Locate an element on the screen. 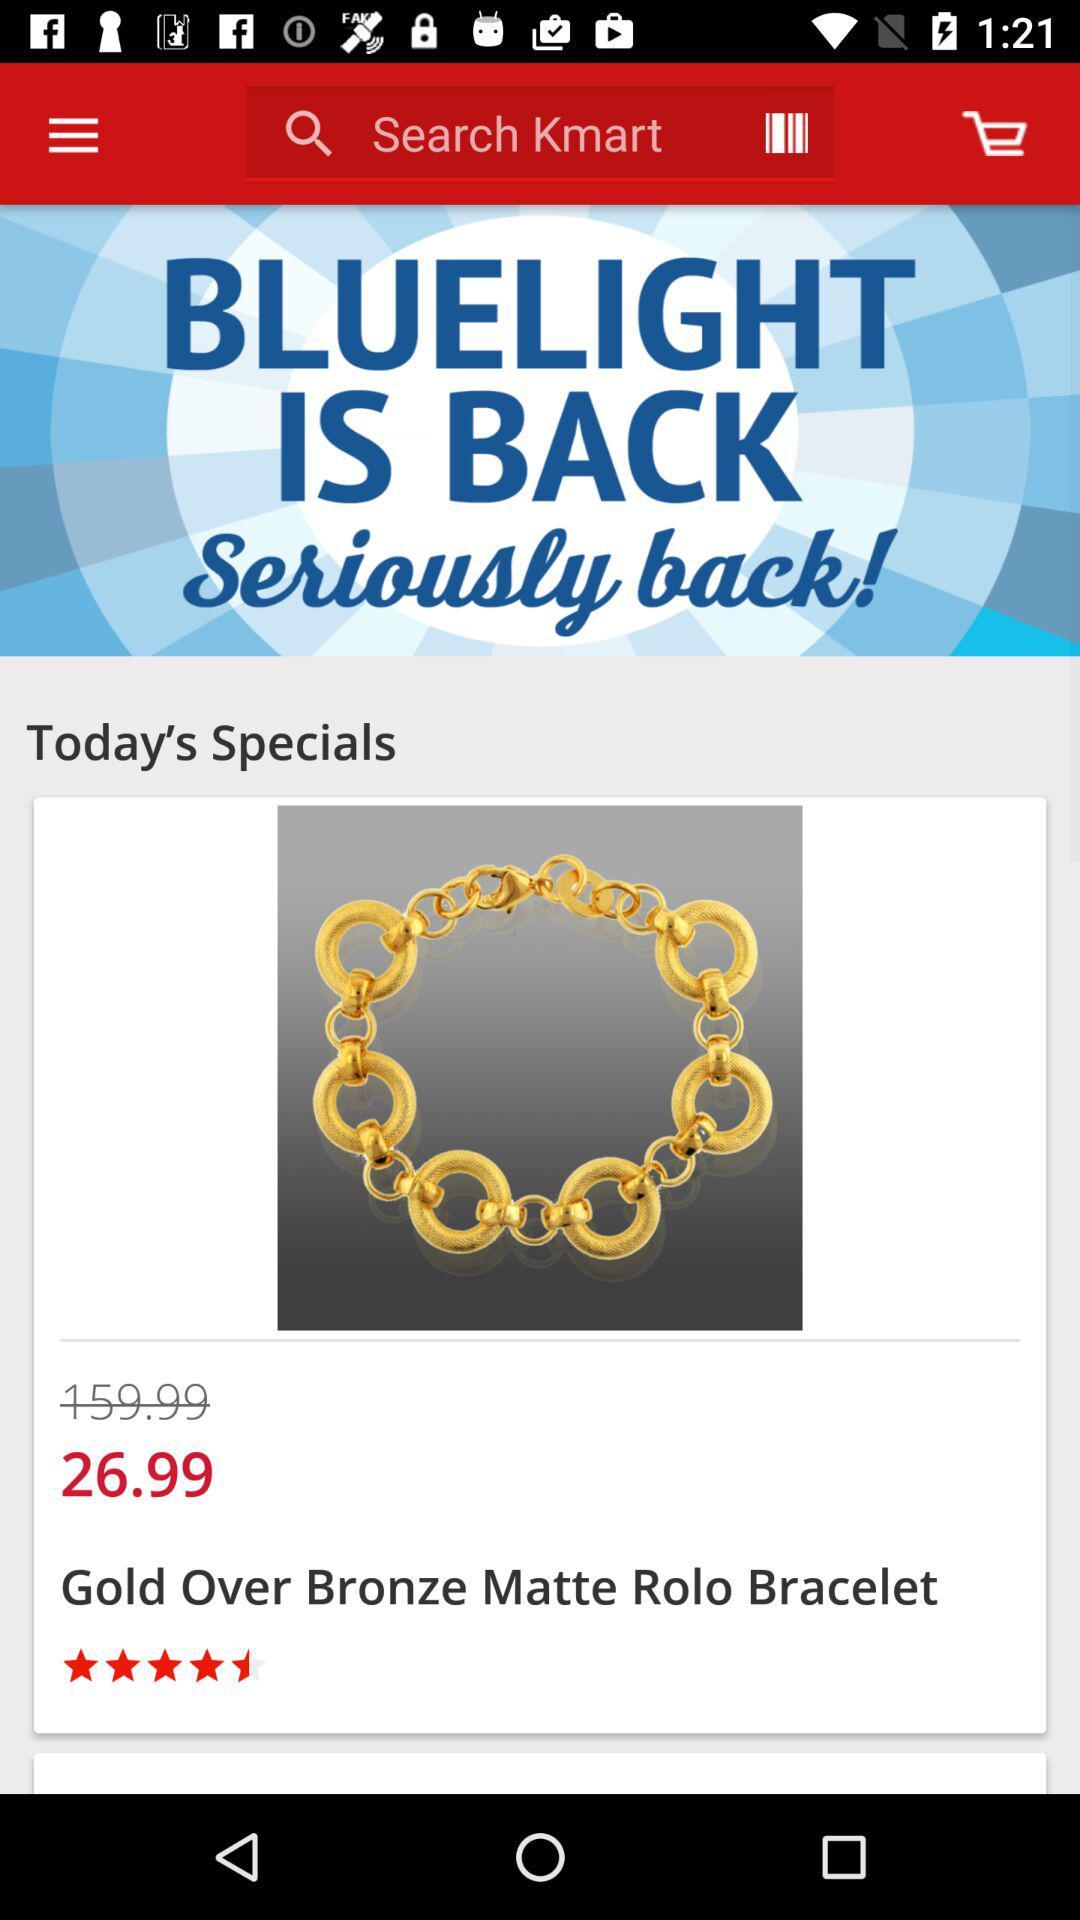 This screenshot has width=1080, height=1920. scan barcode is located at coordinates (785, 132).